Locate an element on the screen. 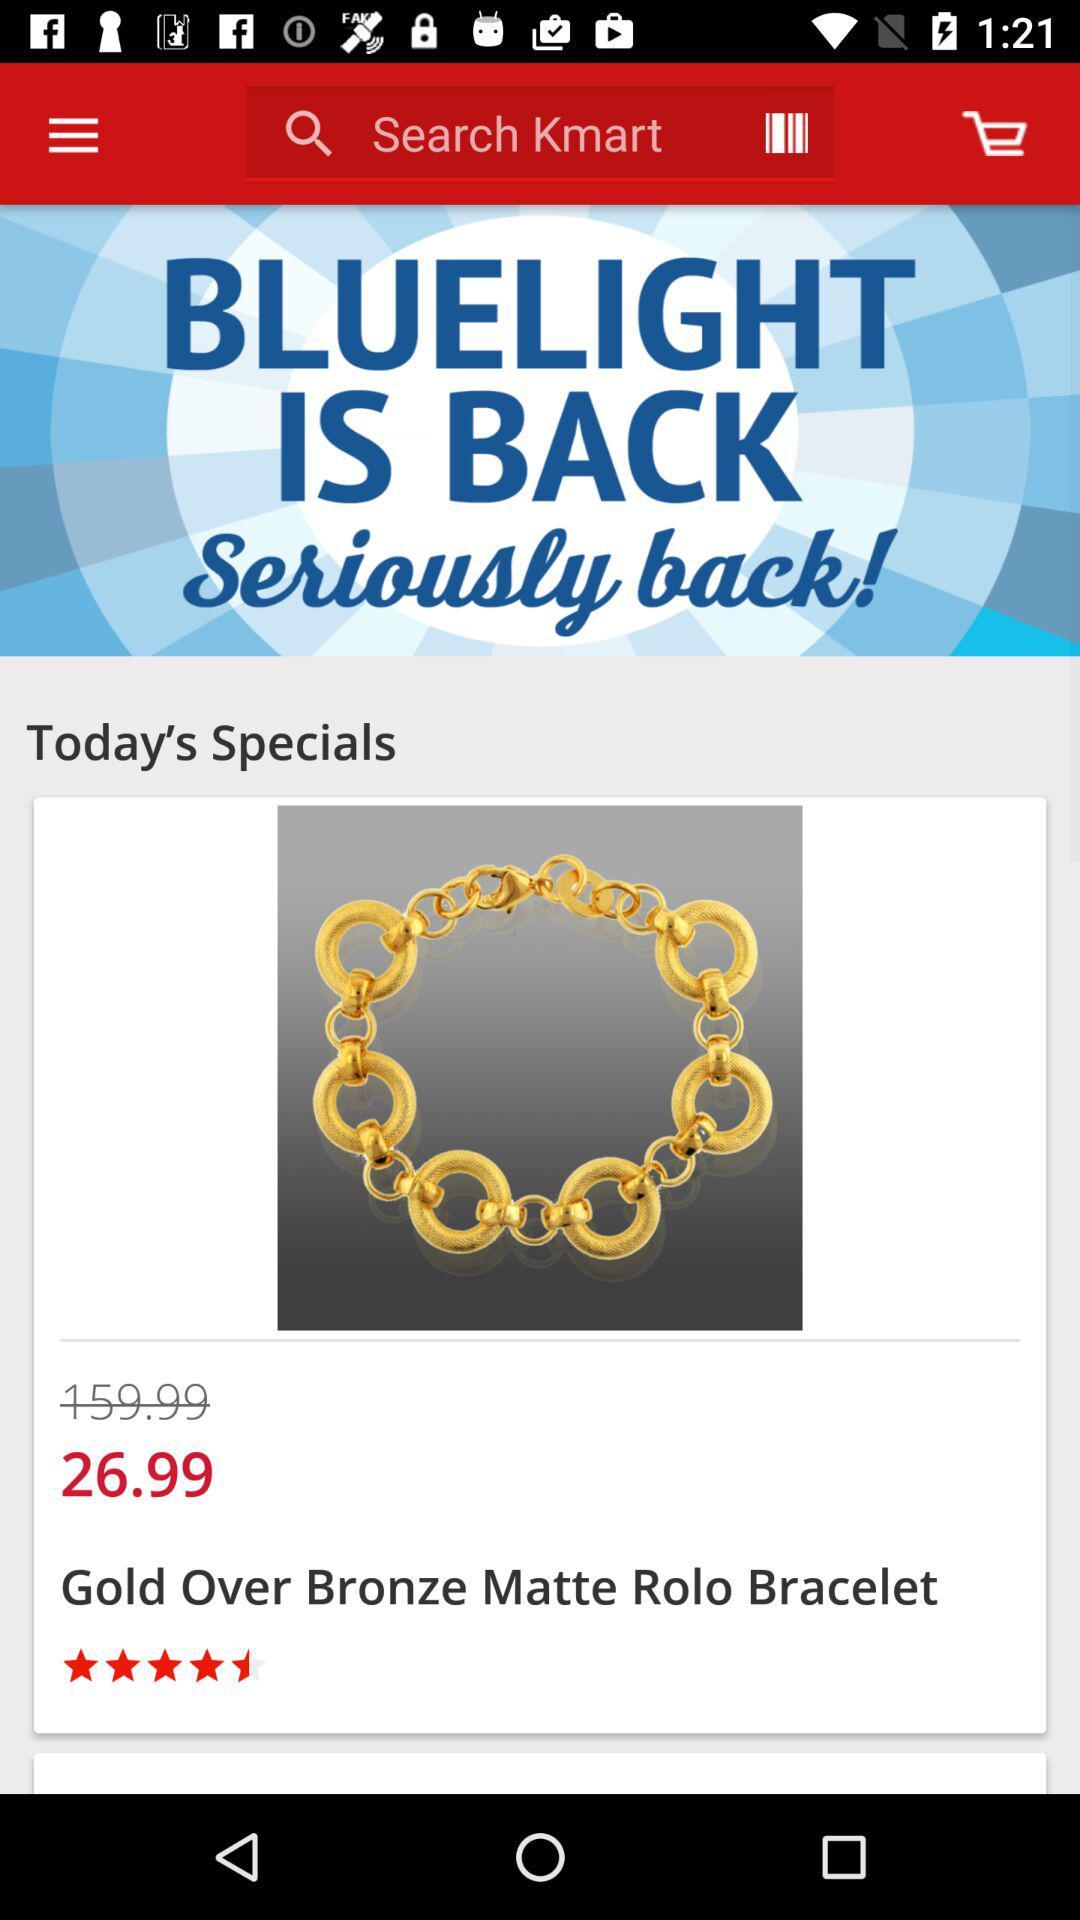 This screenshot has width=1080, height=1920. scan barcode is located at coordinates (785, 132).